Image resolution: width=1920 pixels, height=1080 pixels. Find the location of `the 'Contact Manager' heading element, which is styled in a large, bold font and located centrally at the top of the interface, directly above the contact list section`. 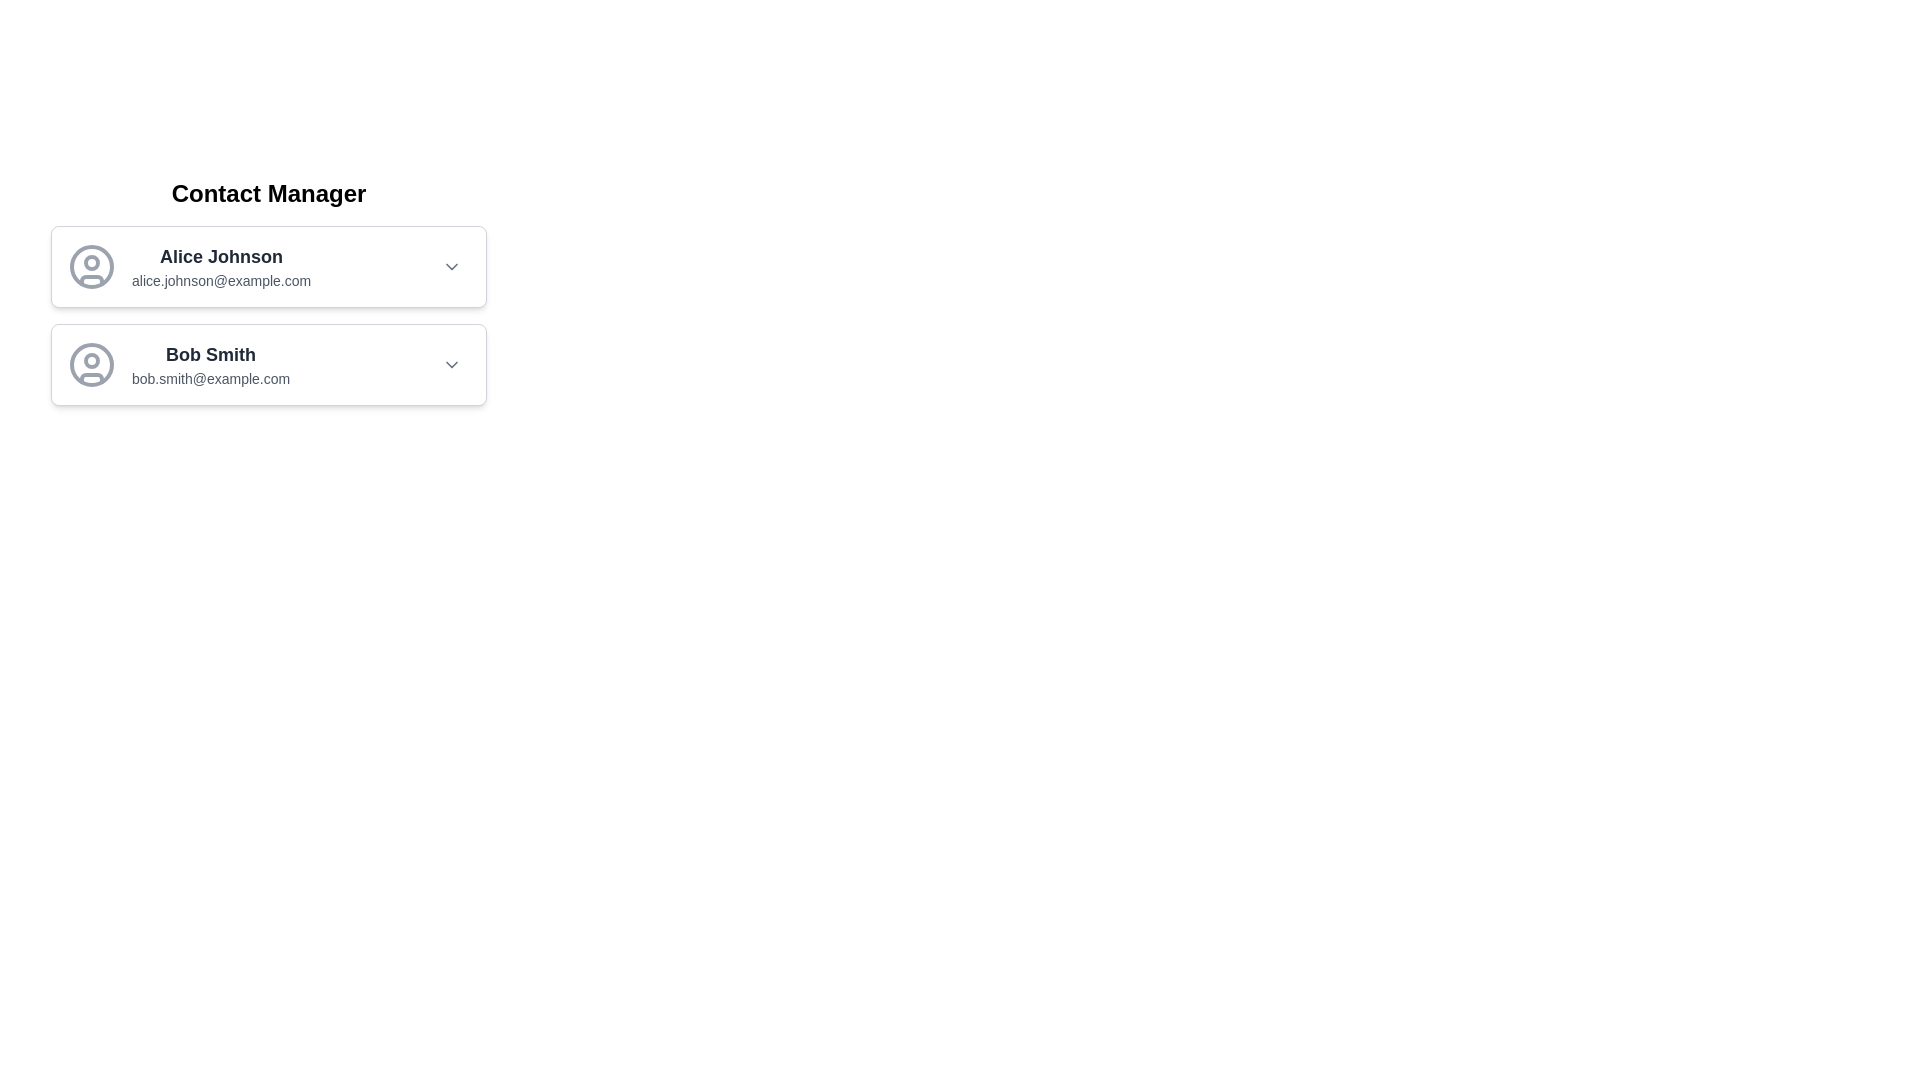

the 'Contact Manager' heading element, which is styled in a large, bold font and located centrally at the top of the interface, directly above the contact list section is located at coordinates (267, 193).